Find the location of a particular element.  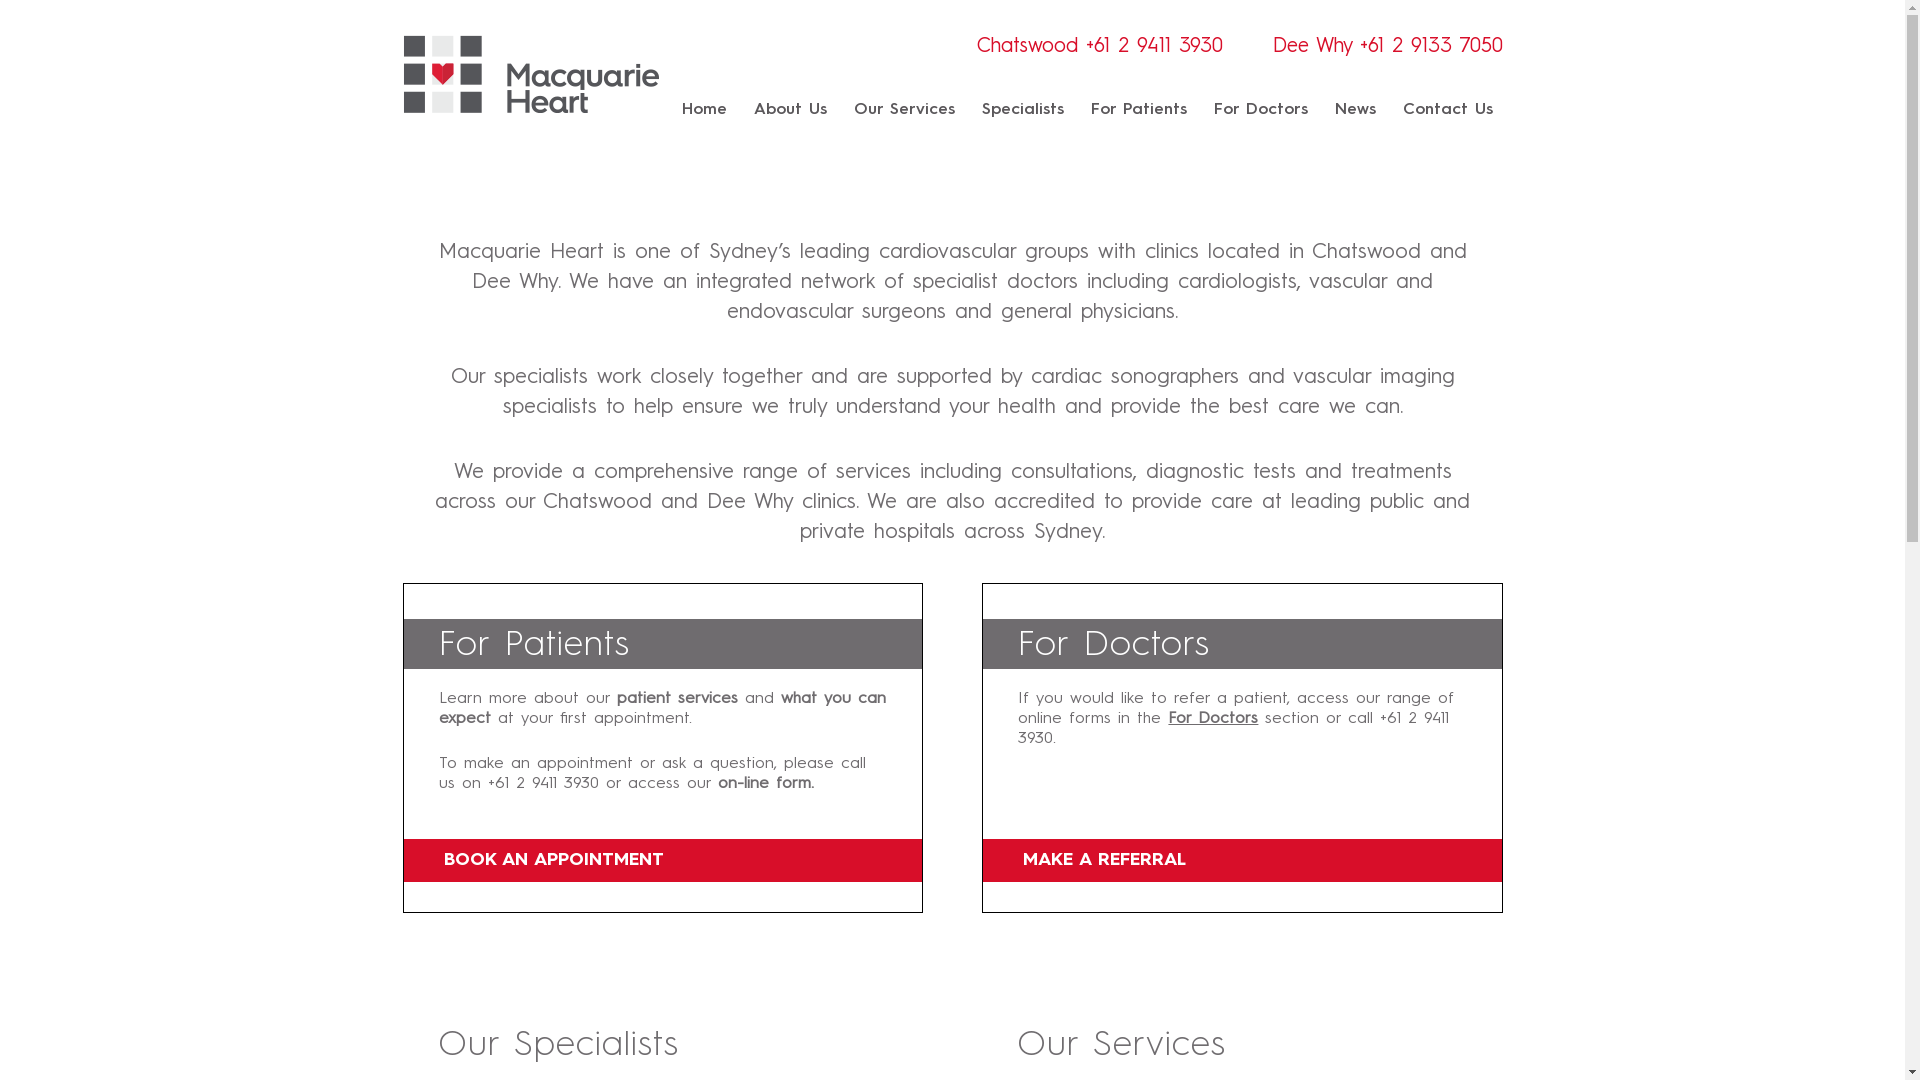

'About Us' is located at coordinates (789, 110).